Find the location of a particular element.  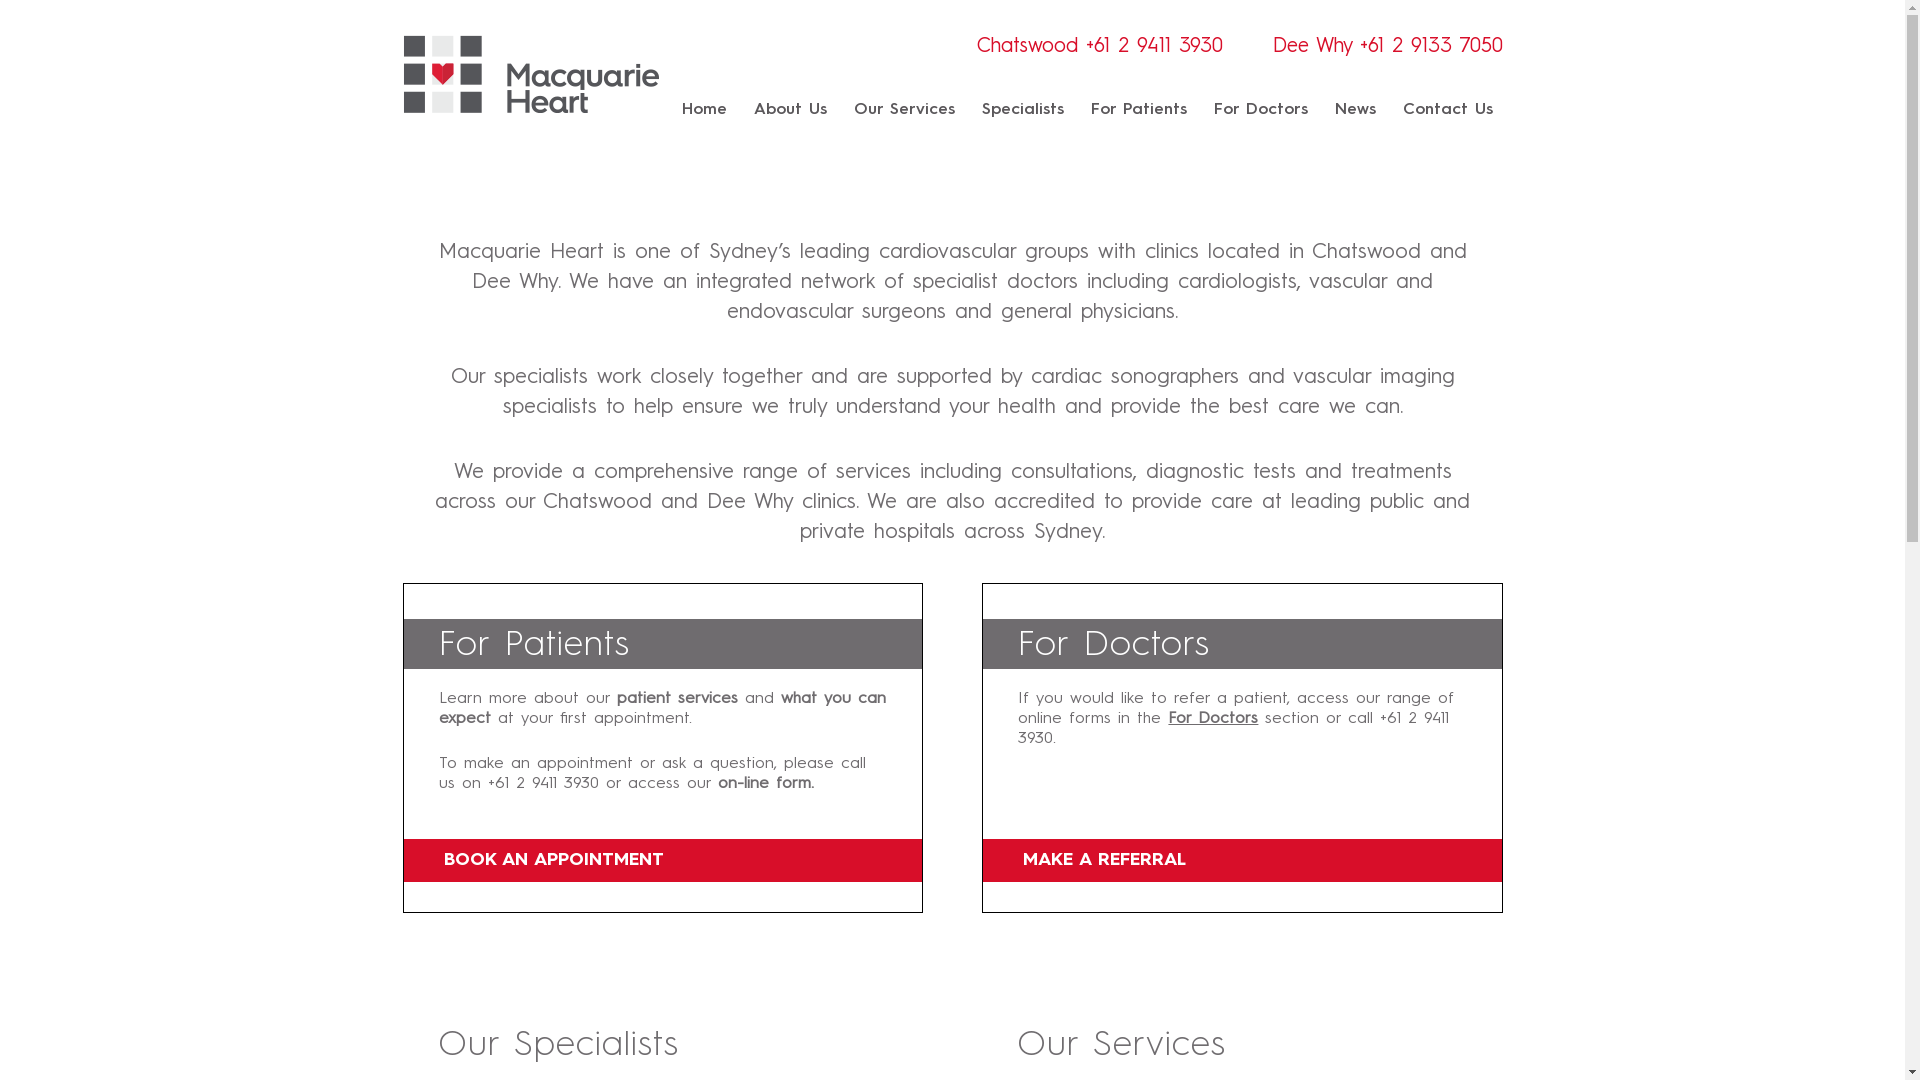

'About Us' is located at coordinates (789, 110).